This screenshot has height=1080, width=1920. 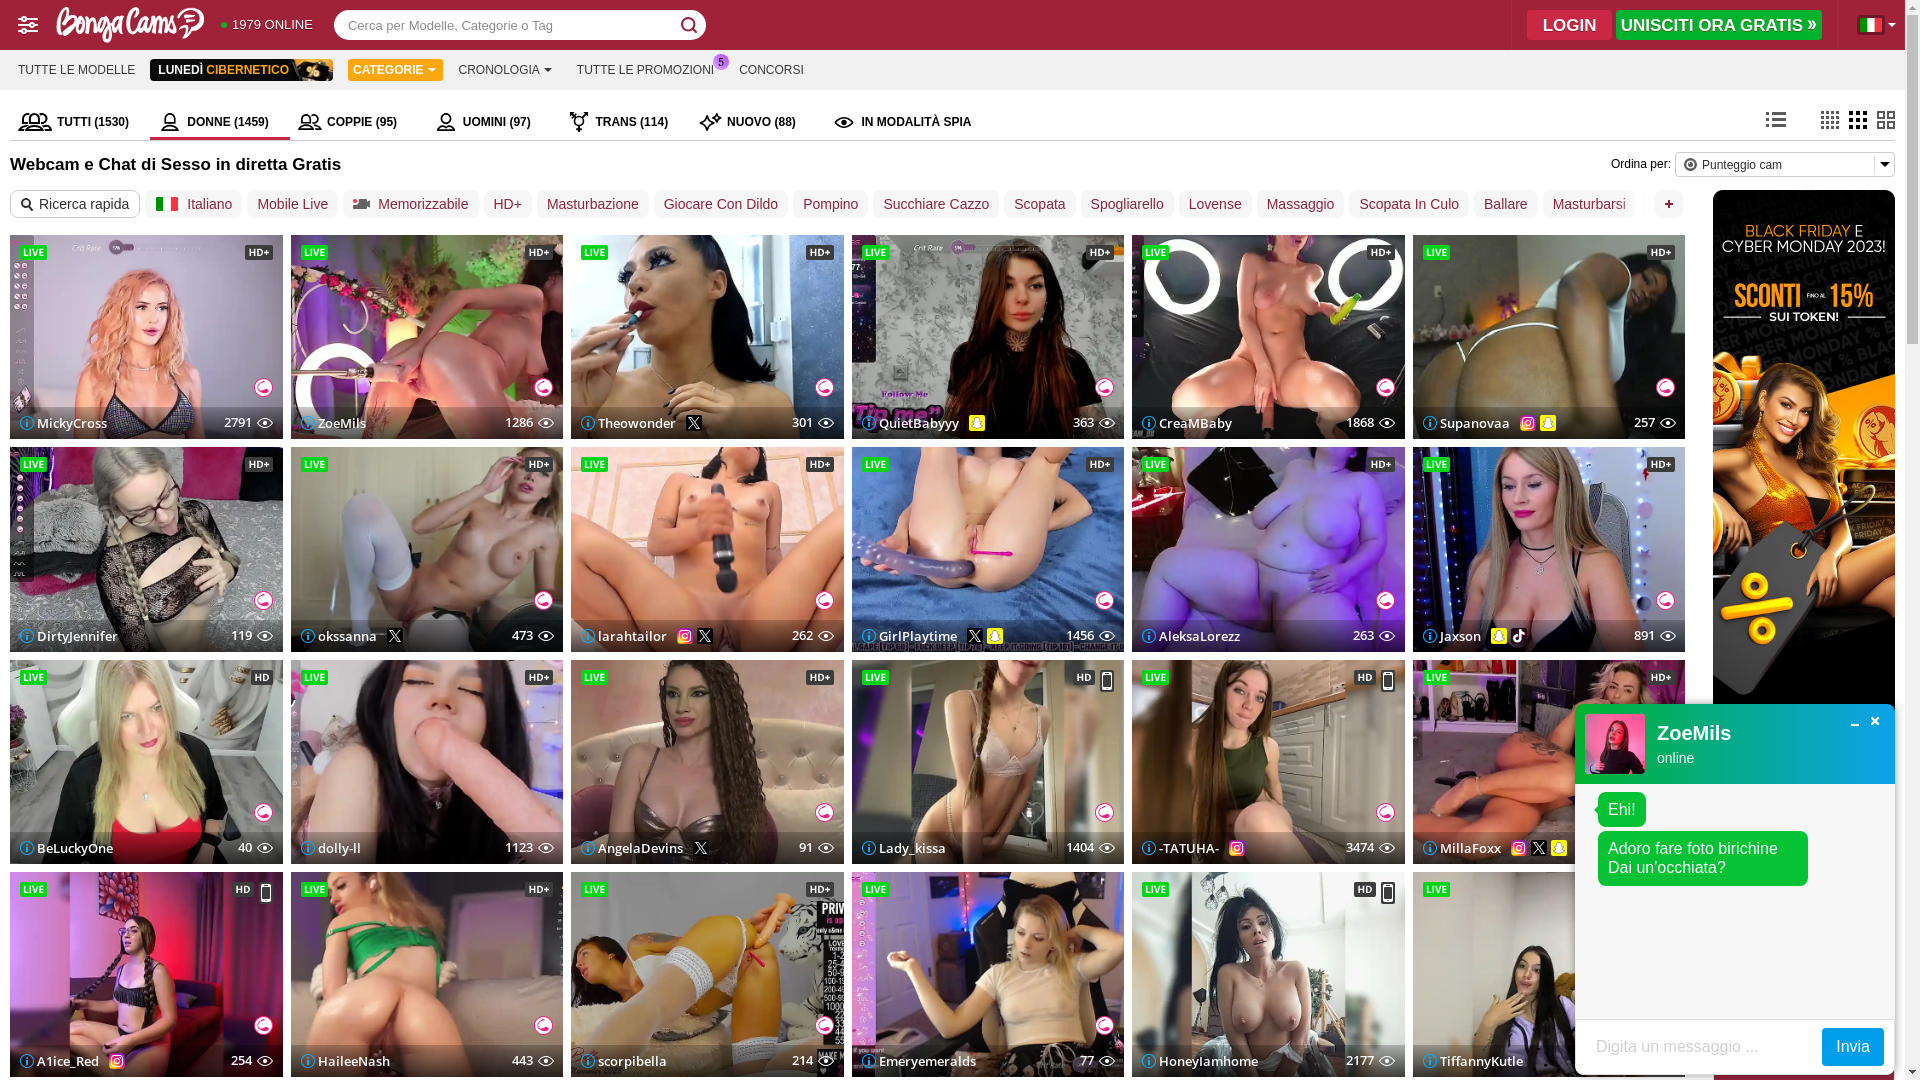 I want to click on 'Mobile Live', so click(x=291, y=204).